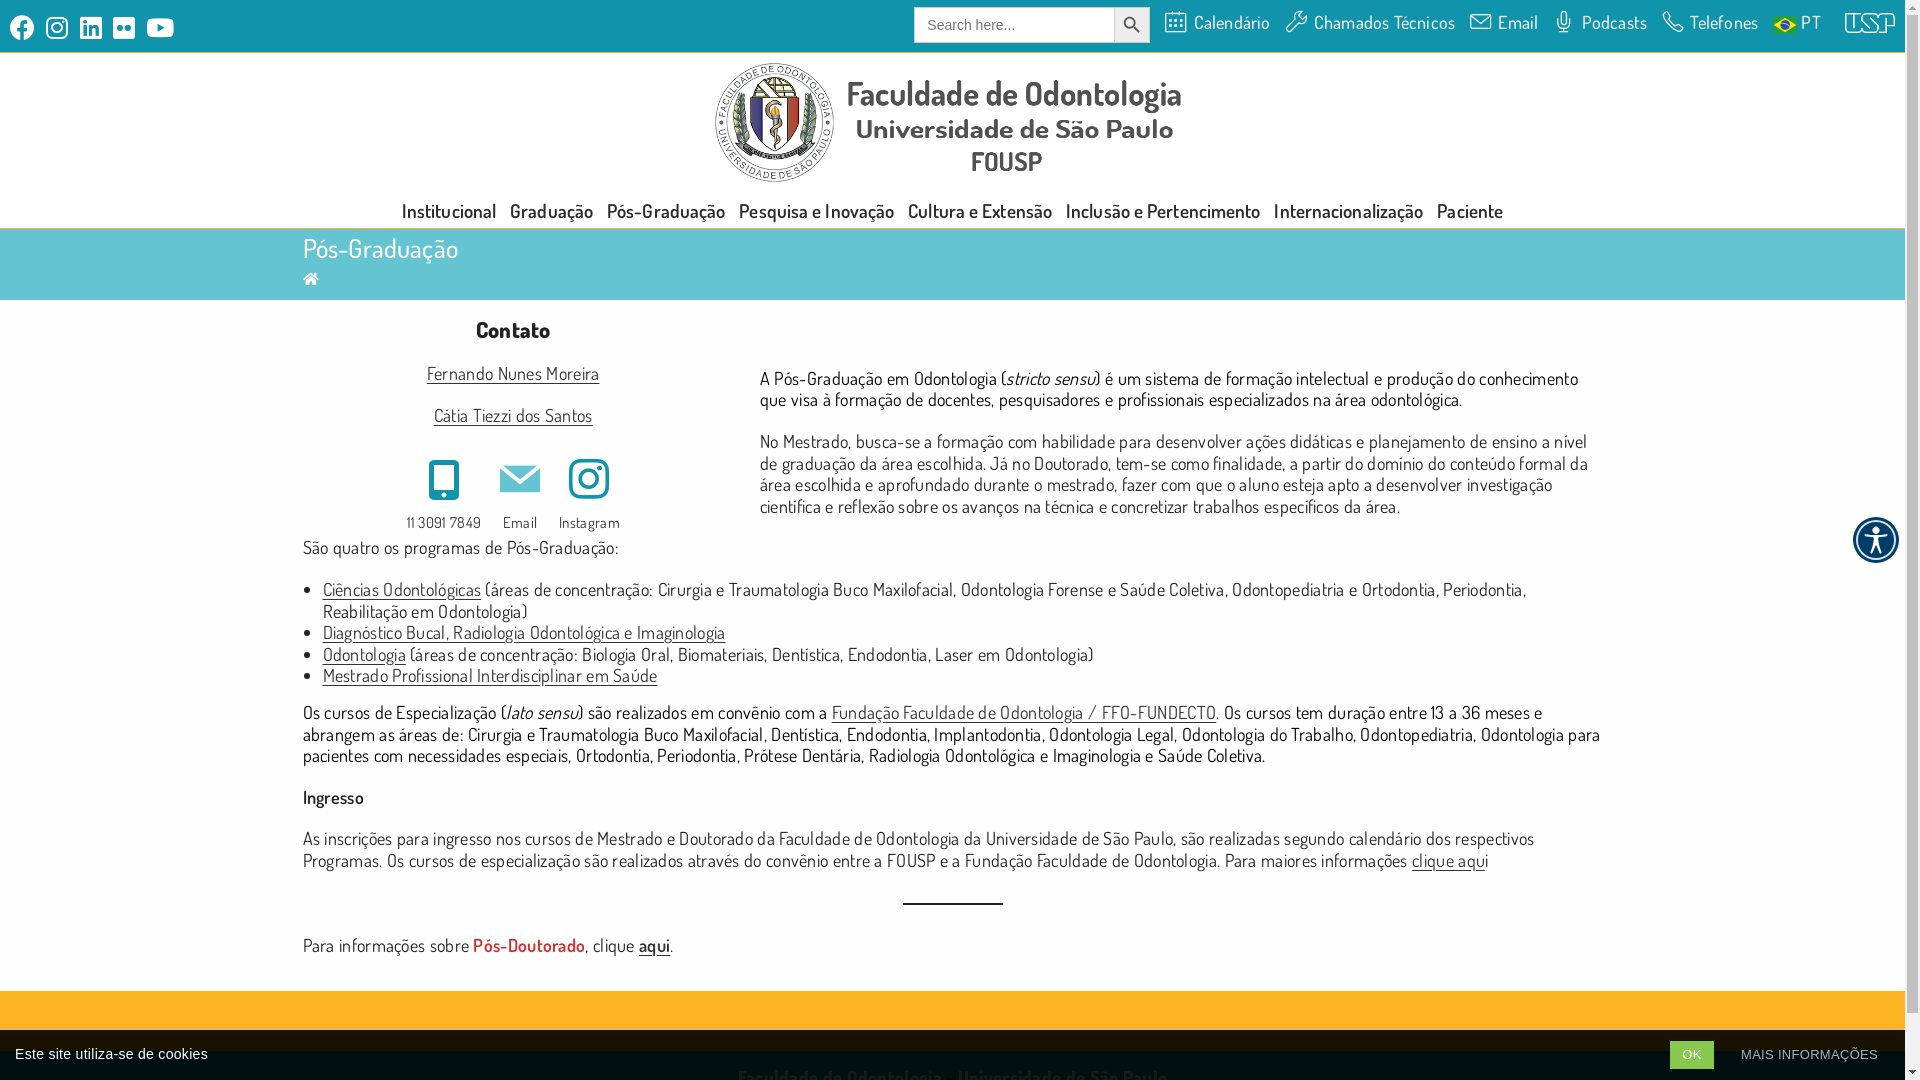 The height and width of the screenshot is (1080, 1920). I want to click on 'Institucional', so click(448, 210).